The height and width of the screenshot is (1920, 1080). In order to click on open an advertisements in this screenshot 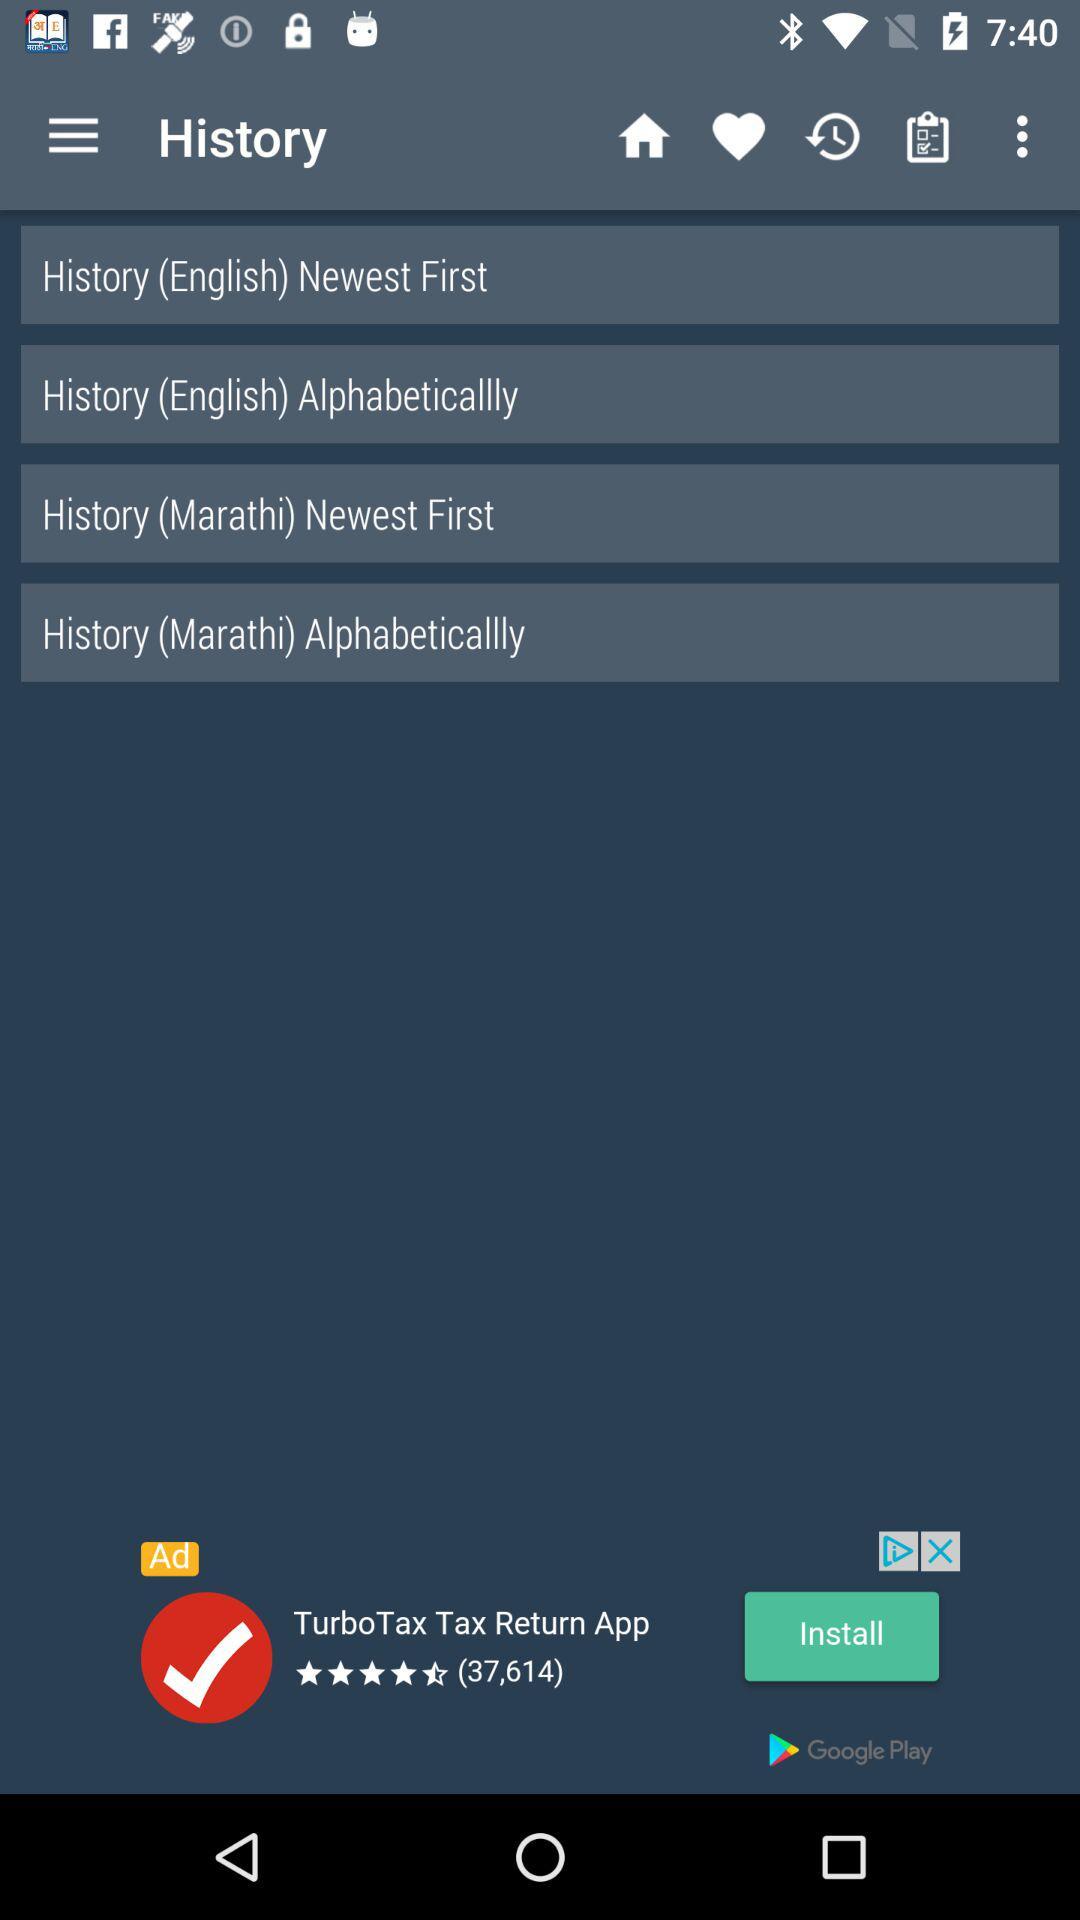, I will do `click(540, 1662)`.